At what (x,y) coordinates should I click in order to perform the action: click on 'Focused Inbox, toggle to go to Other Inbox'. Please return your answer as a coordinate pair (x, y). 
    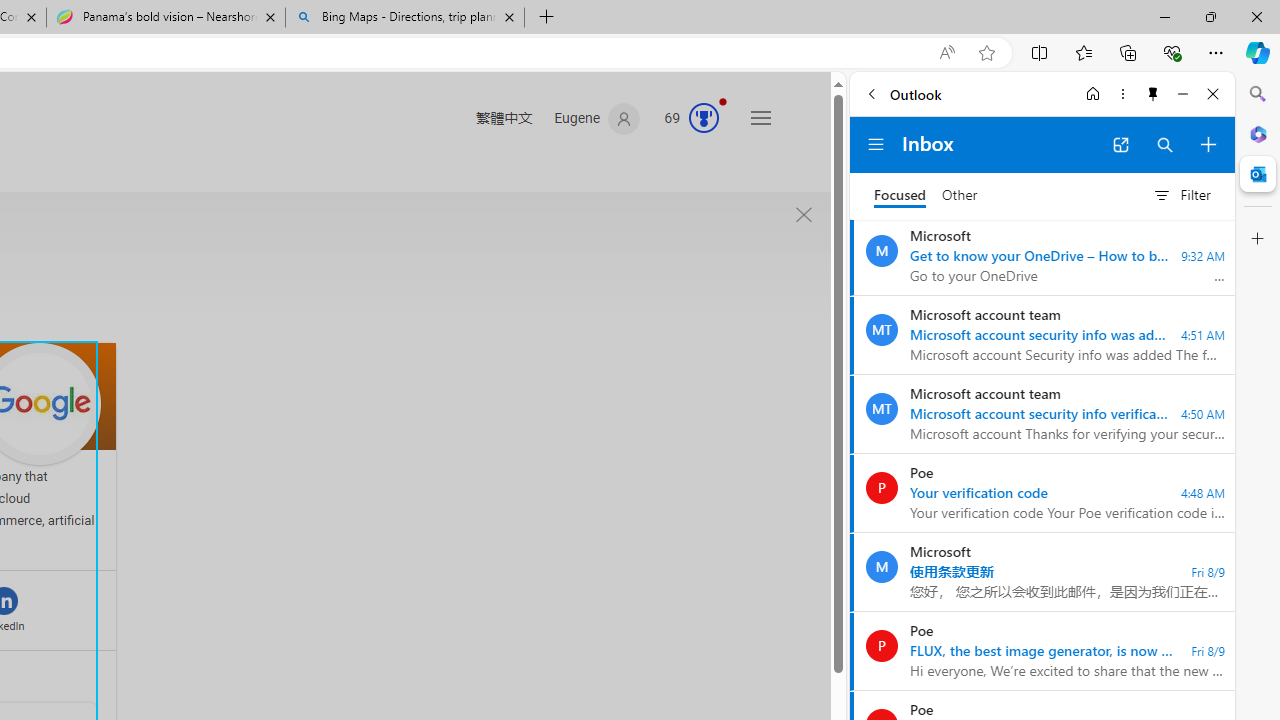
    Looking at the image, I should click on (925, 195).